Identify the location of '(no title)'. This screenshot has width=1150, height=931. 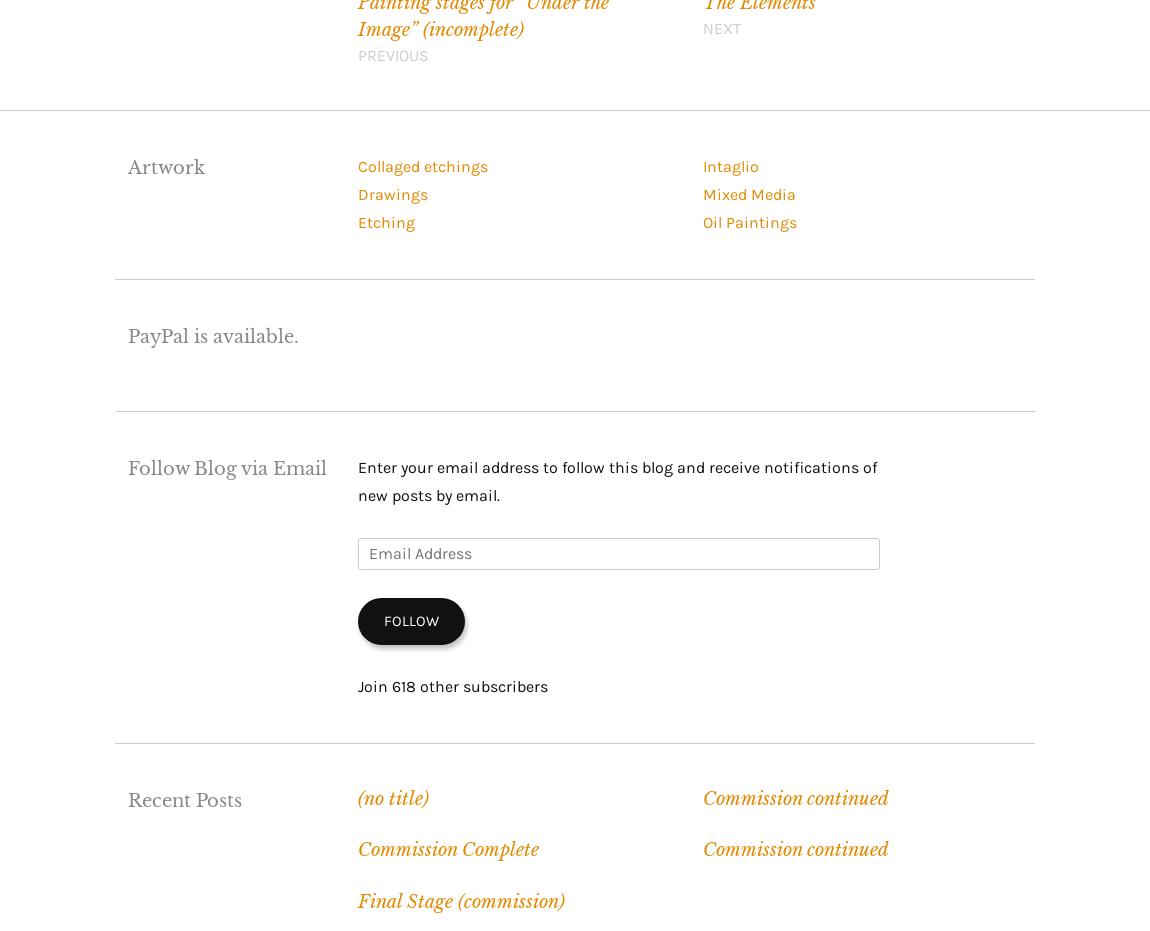
(392, 797).